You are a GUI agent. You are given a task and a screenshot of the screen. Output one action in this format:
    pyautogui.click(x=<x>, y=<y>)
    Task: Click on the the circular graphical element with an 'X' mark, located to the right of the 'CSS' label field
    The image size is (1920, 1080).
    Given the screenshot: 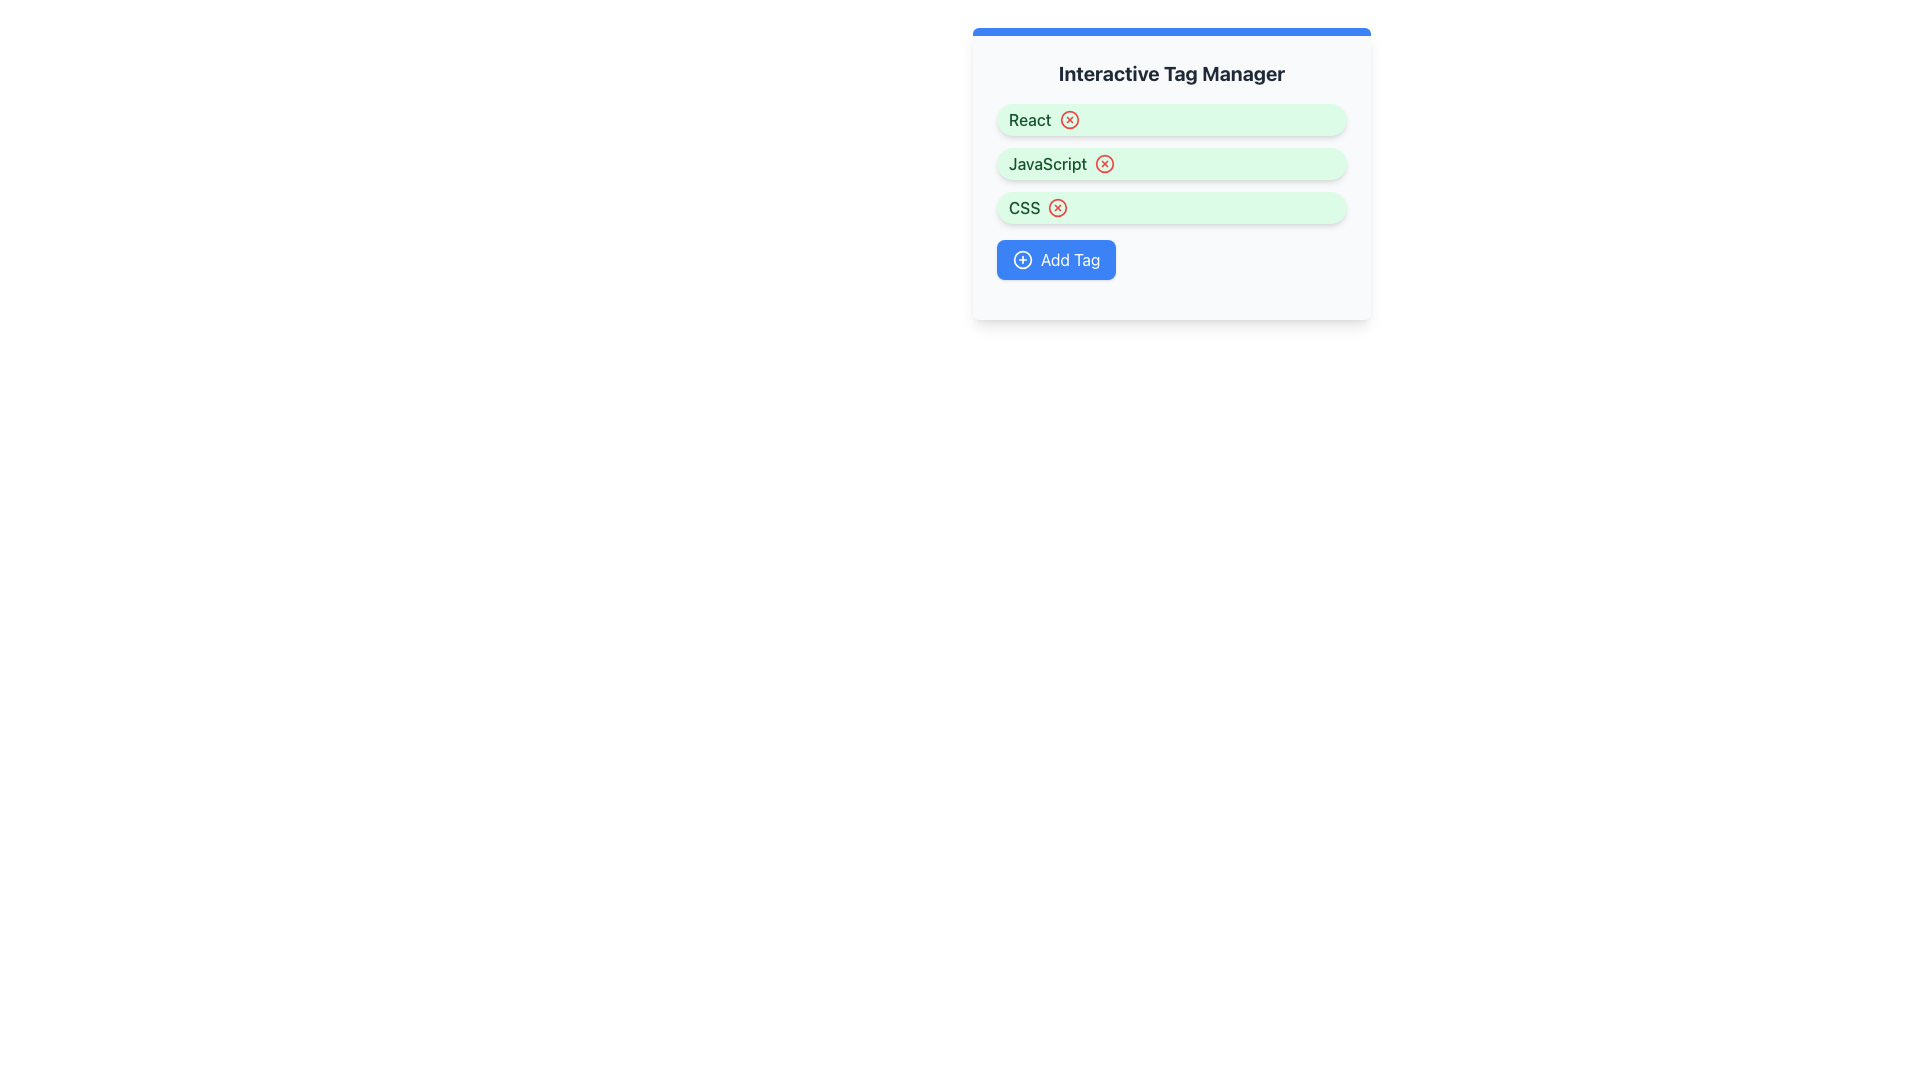 What is the action you would take?
    pyautogui.click(x=1057, y=208)
    